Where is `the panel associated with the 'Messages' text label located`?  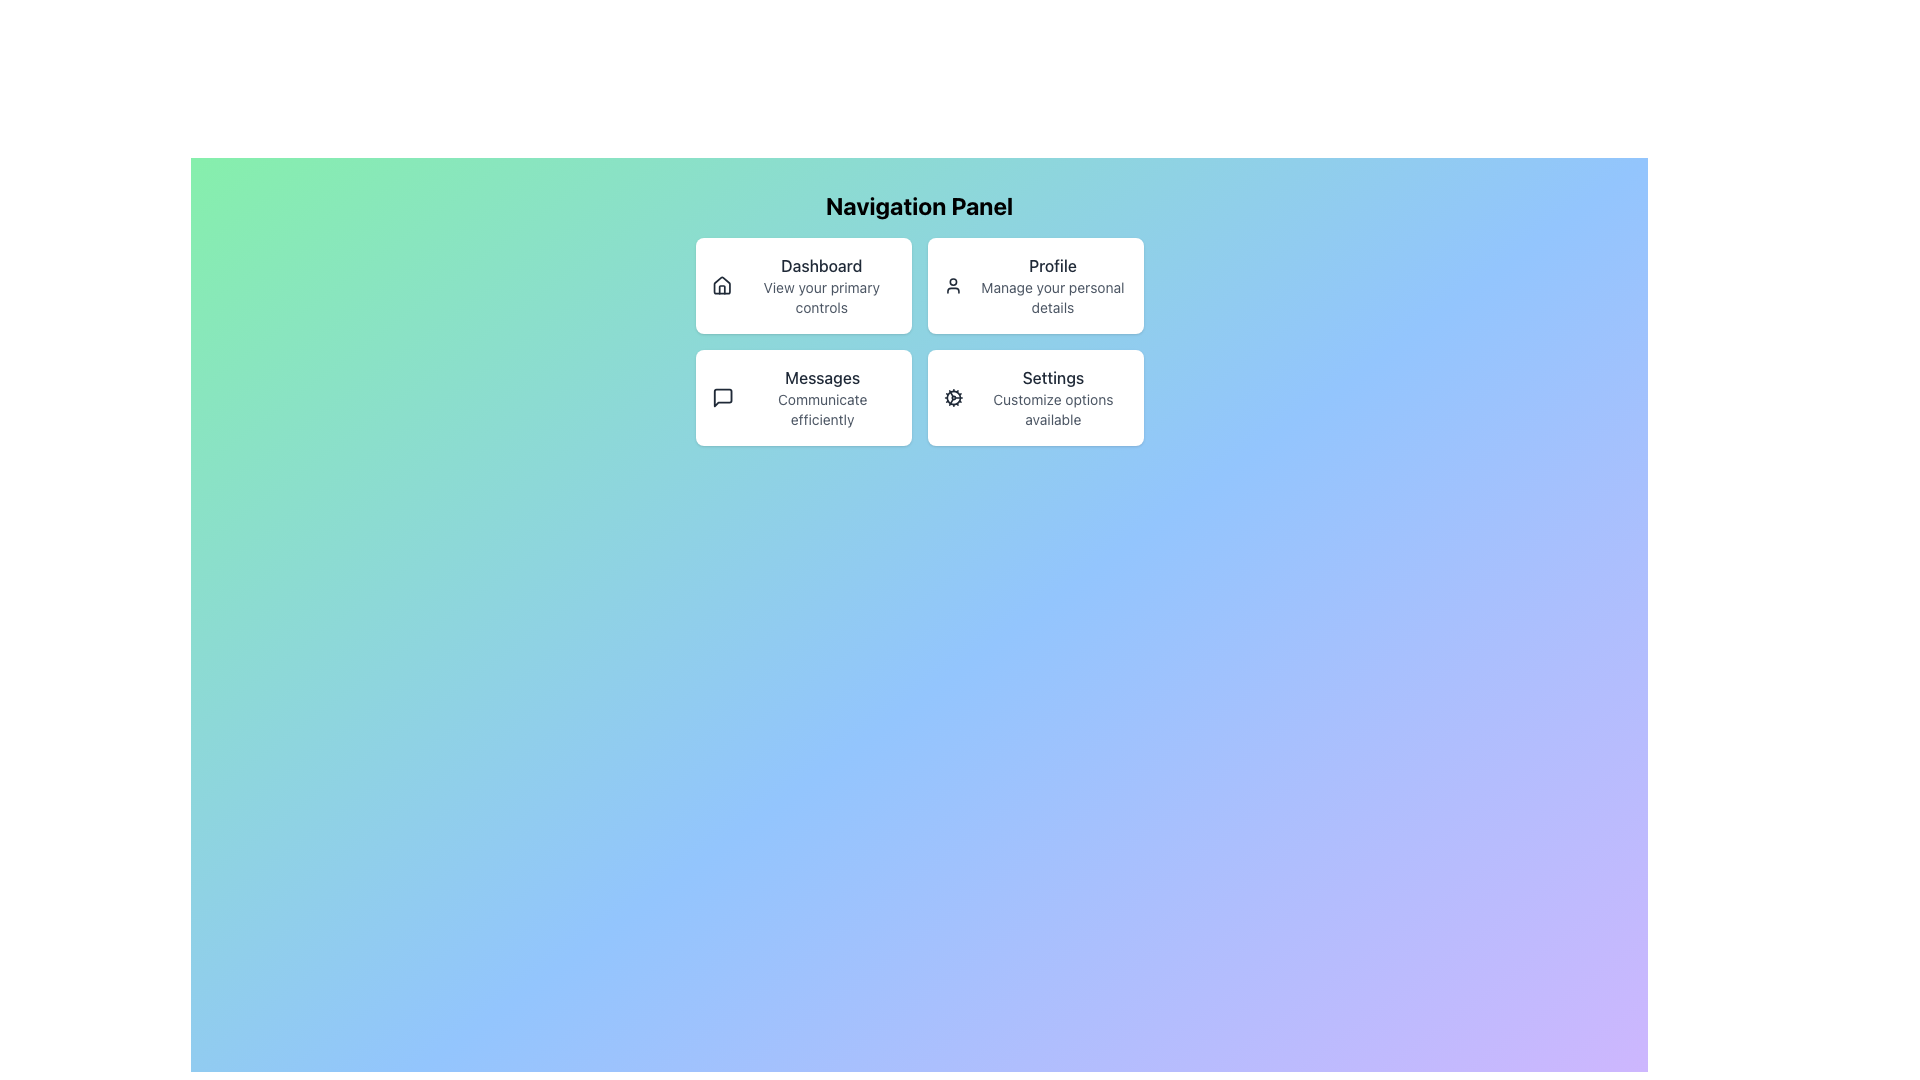 the panel associated with the 'Messages' text label located is located at coordinates (822, 378).